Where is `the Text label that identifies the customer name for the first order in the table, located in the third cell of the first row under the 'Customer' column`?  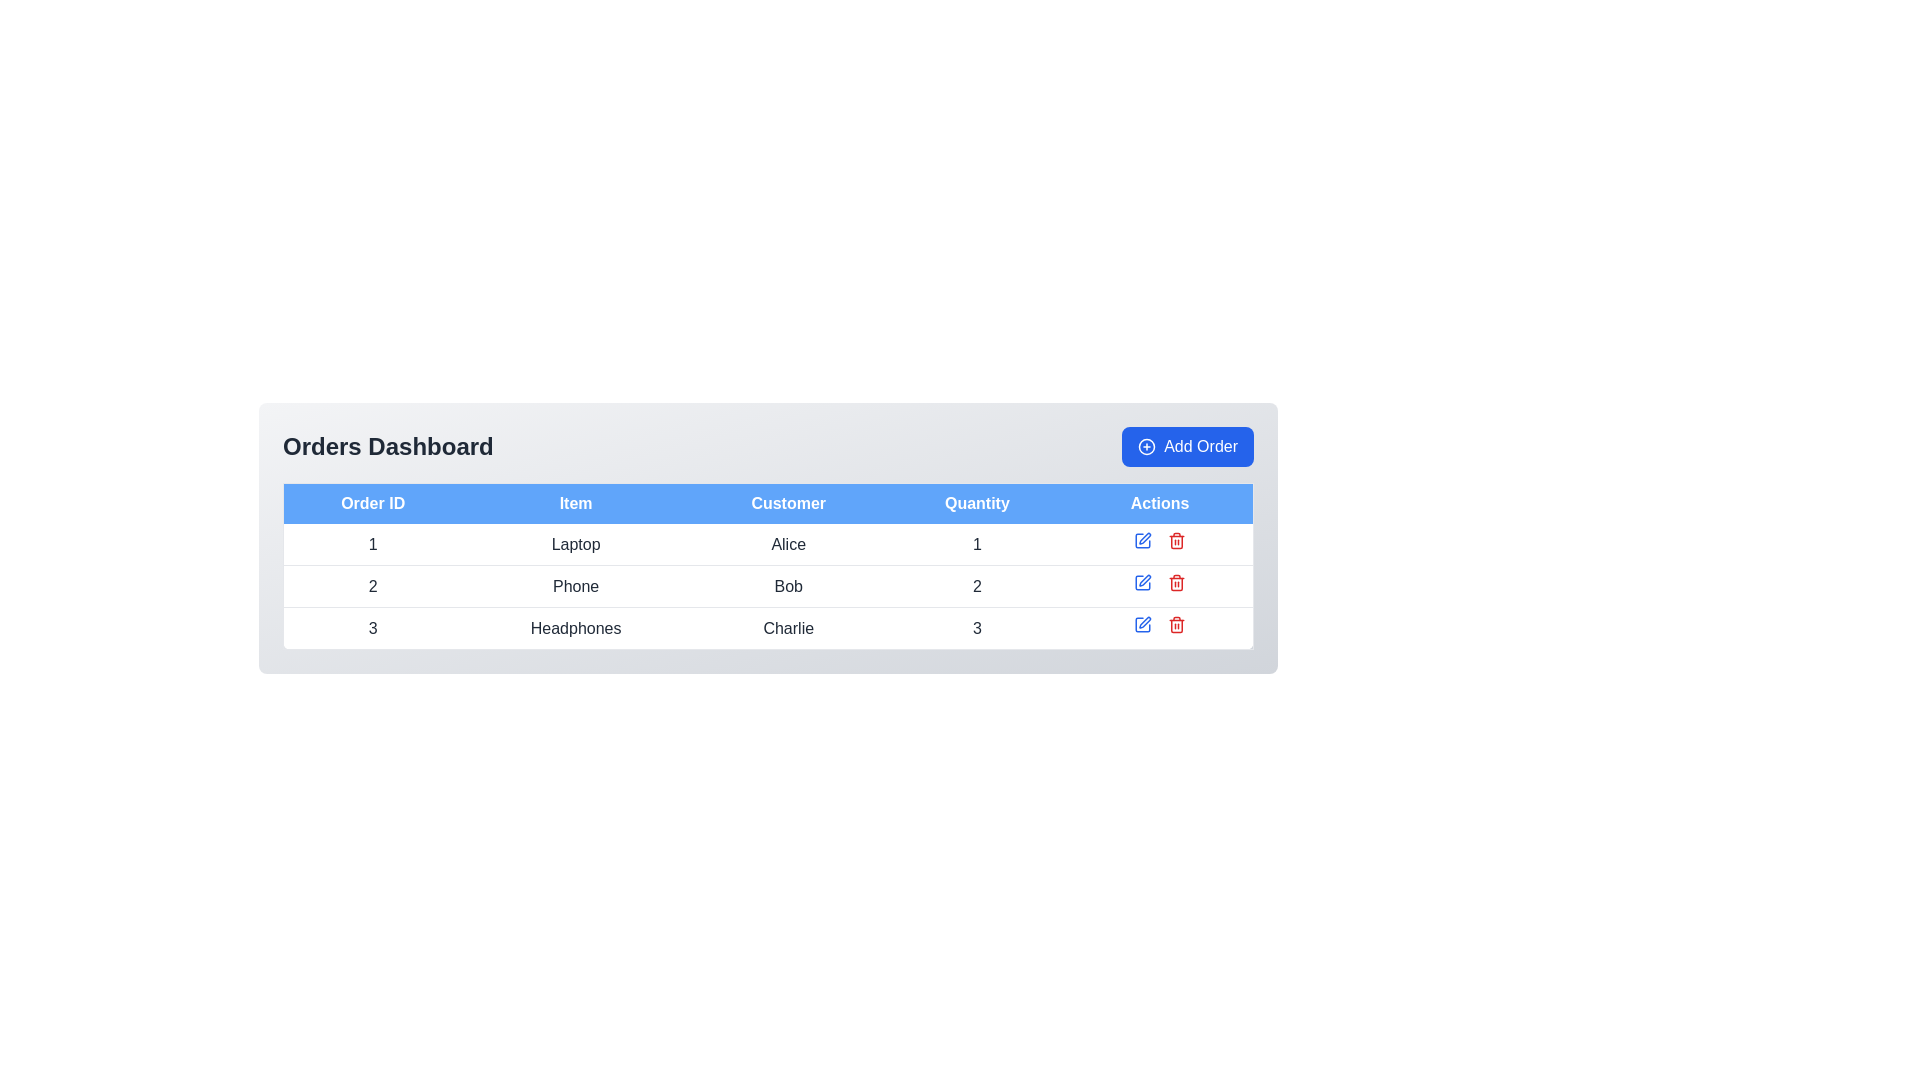 the Text label that identifies the customer name for the first order in the table, located in the third cell of the first row under the 'Customer' column is located at coordinates (787, 544).